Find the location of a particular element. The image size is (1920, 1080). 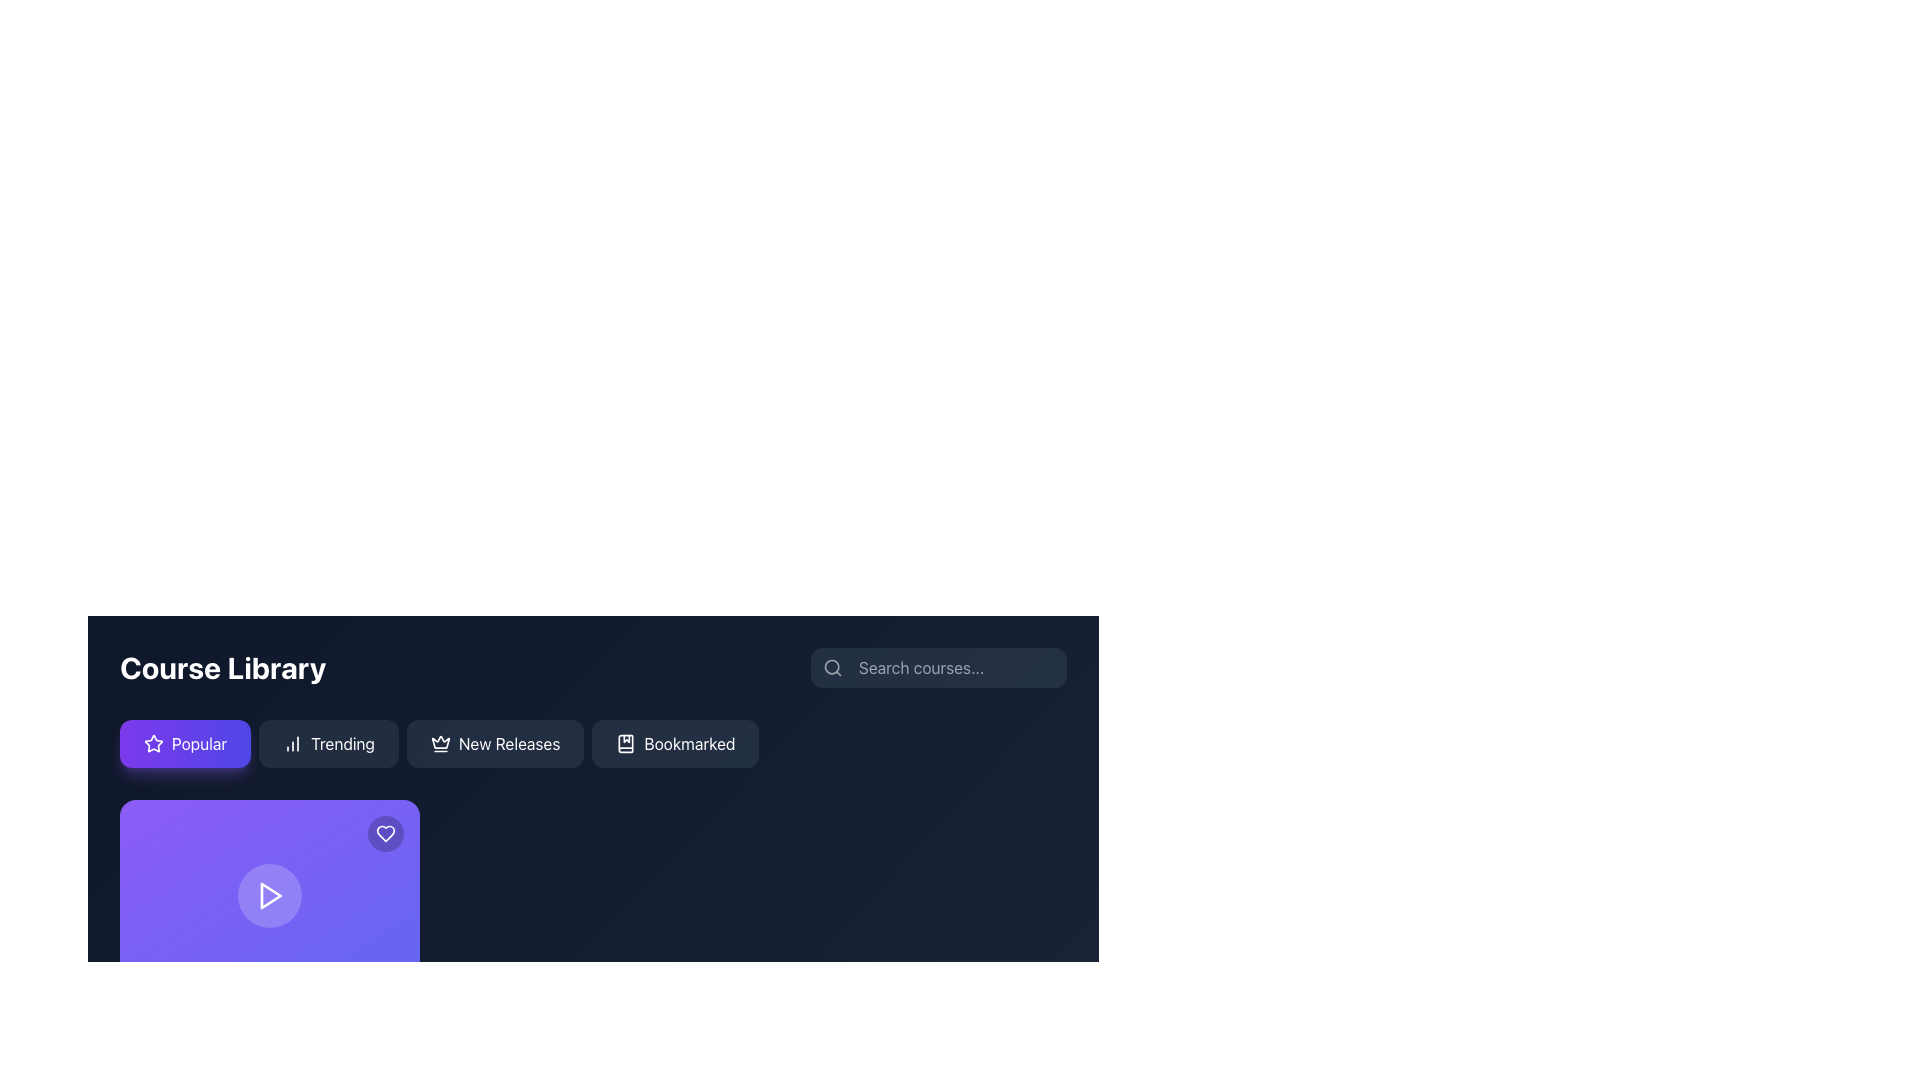

the star-shaped icon located inside the 'Popular' button, which is styled with a gradient from violet to indigo and has a shadow effect is located at coordinates (152, 744).